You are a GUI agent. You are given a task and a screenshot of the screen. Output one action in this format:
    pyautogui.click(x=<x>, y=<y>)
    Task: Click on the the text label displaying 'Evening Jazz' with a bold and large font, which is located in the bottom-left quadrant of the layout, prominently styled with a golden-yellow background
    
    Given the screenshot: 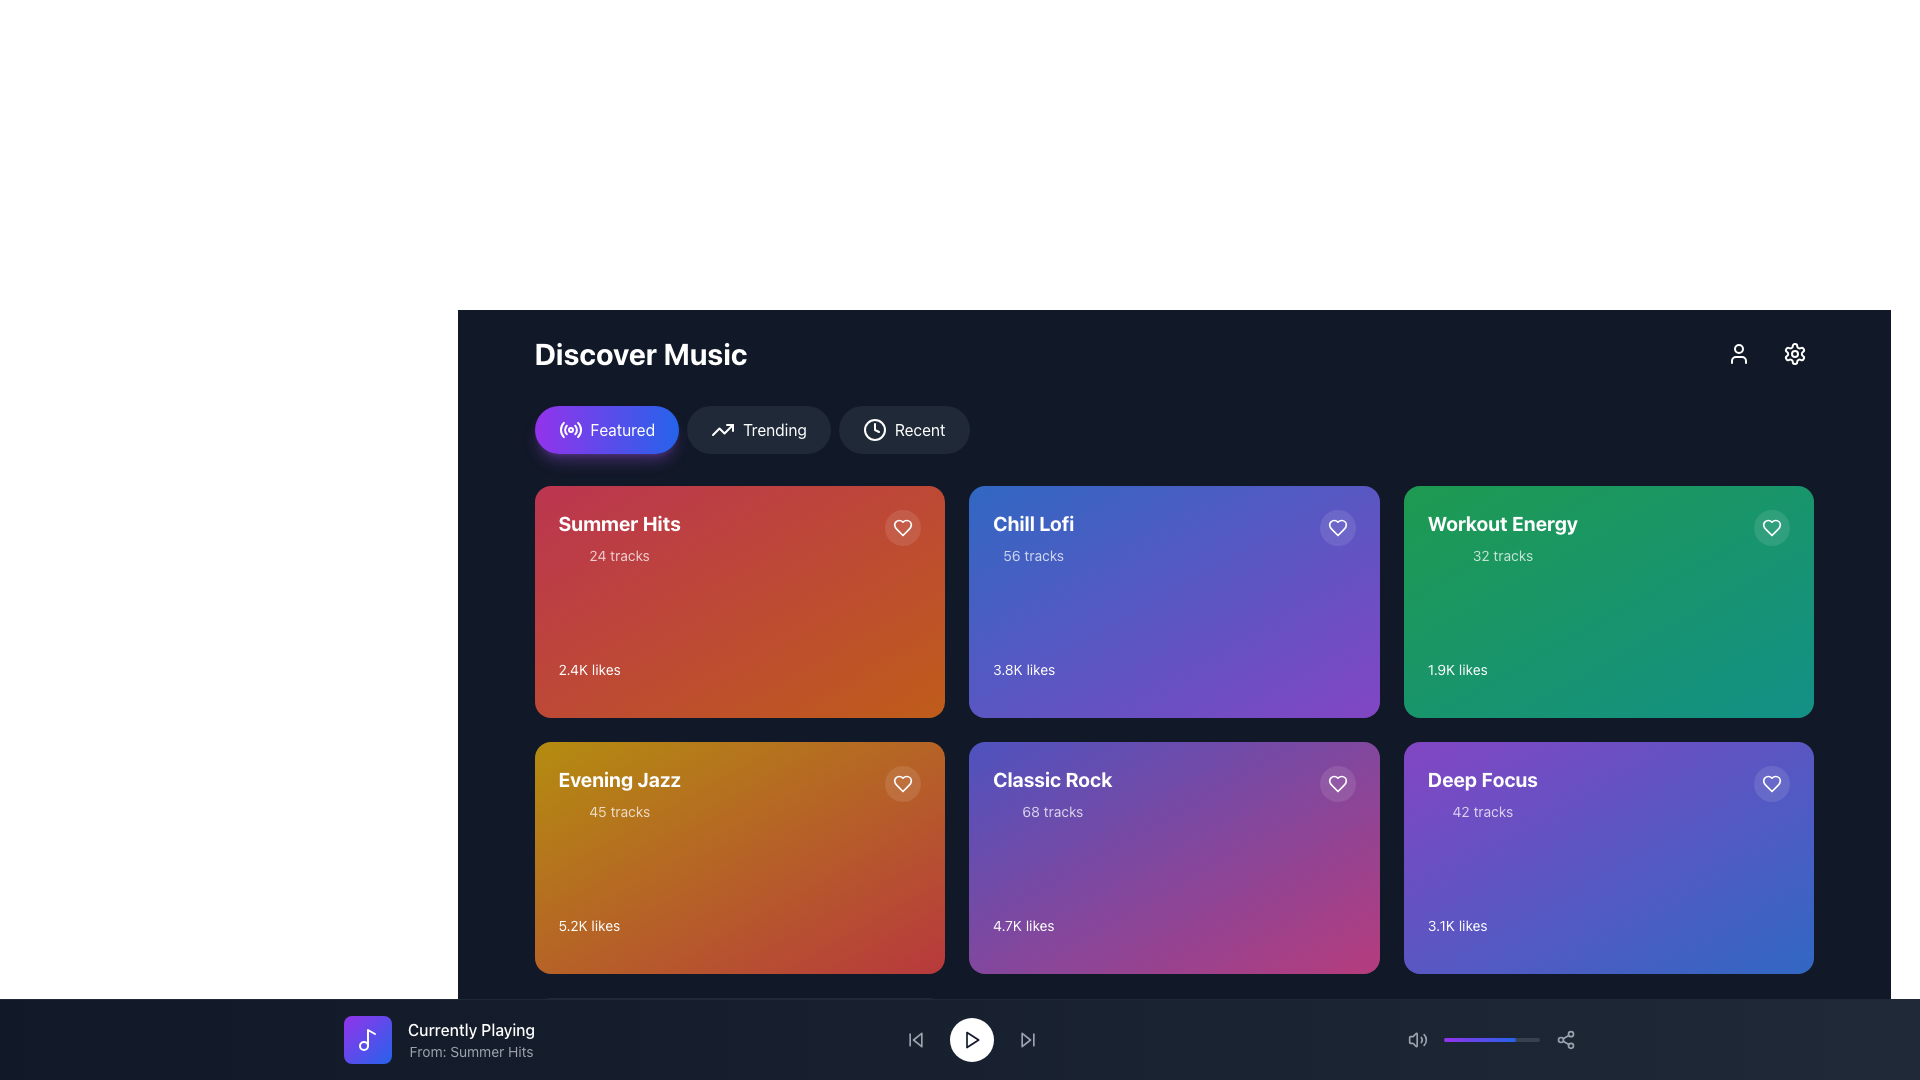 What is the action you would take?
    pyautogui.click(x=618, y=778)
    